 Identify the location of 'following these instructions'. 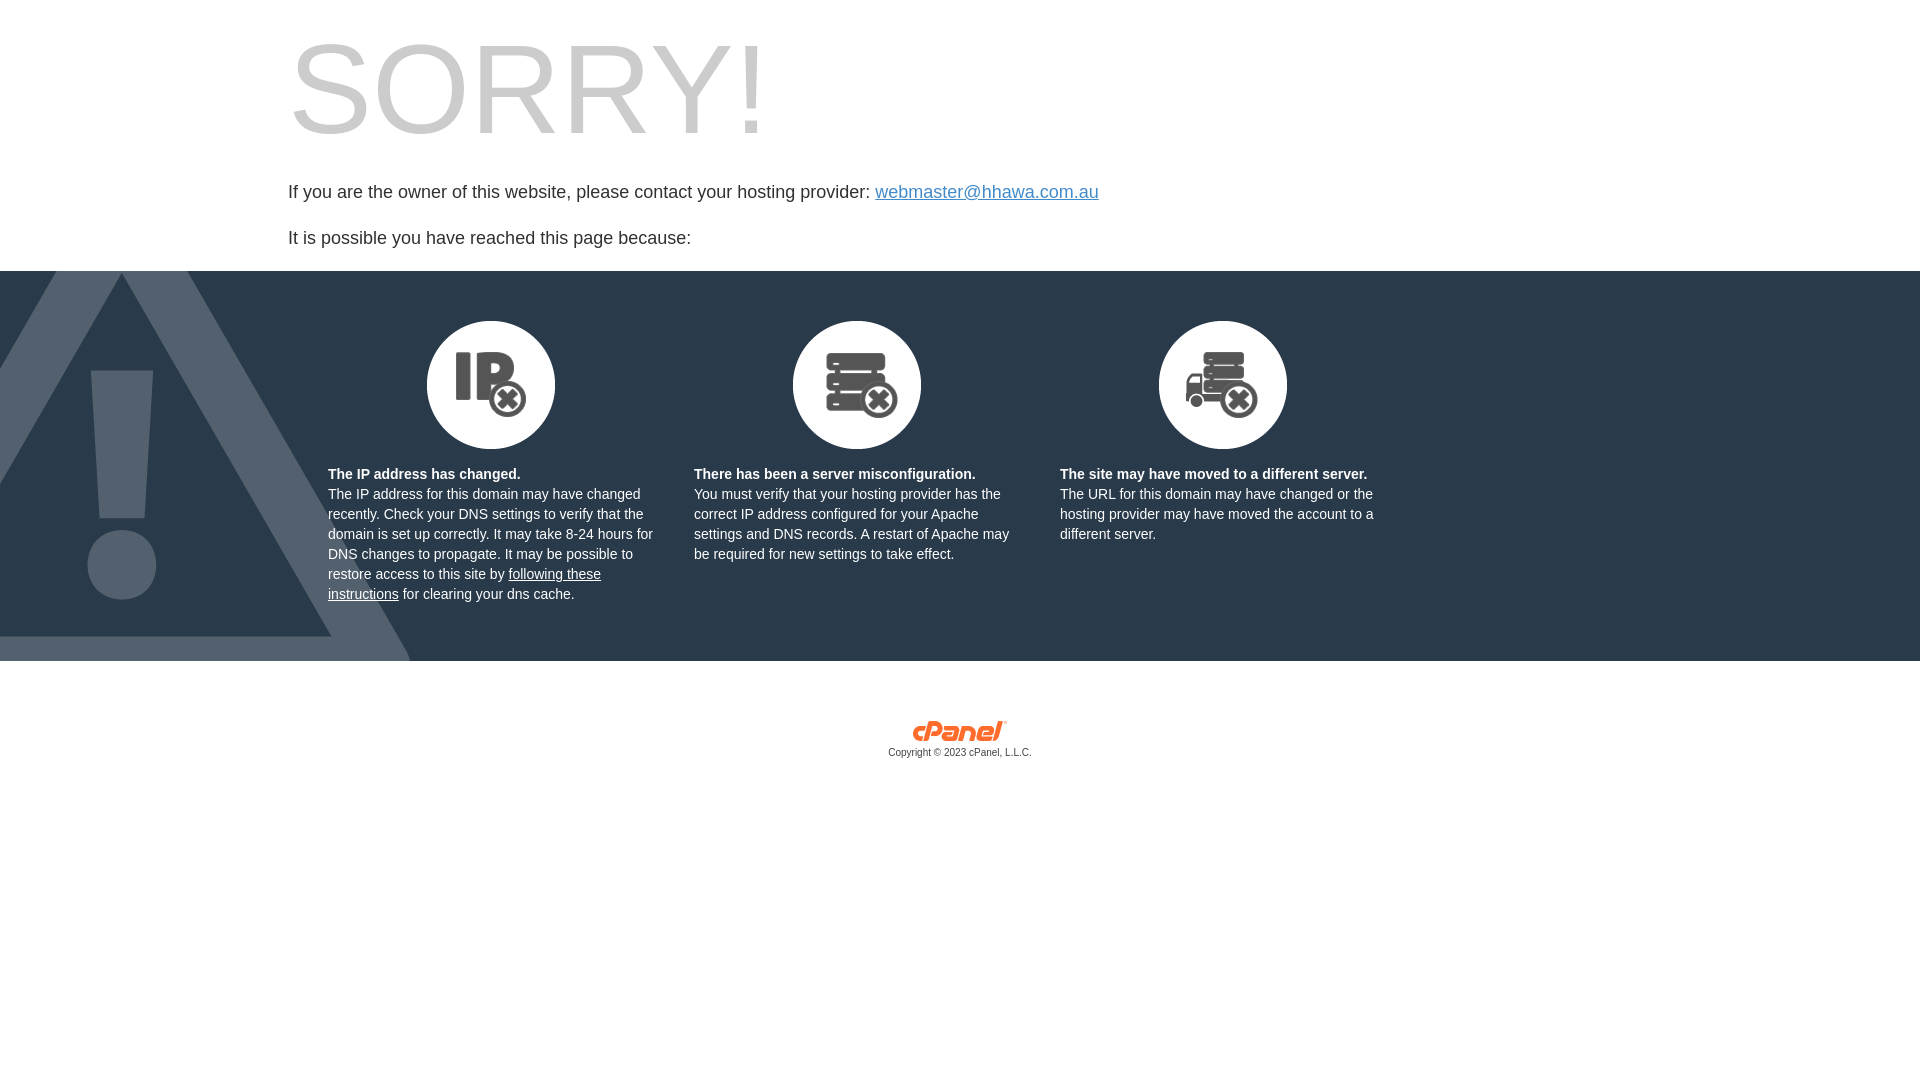
(463, 583).